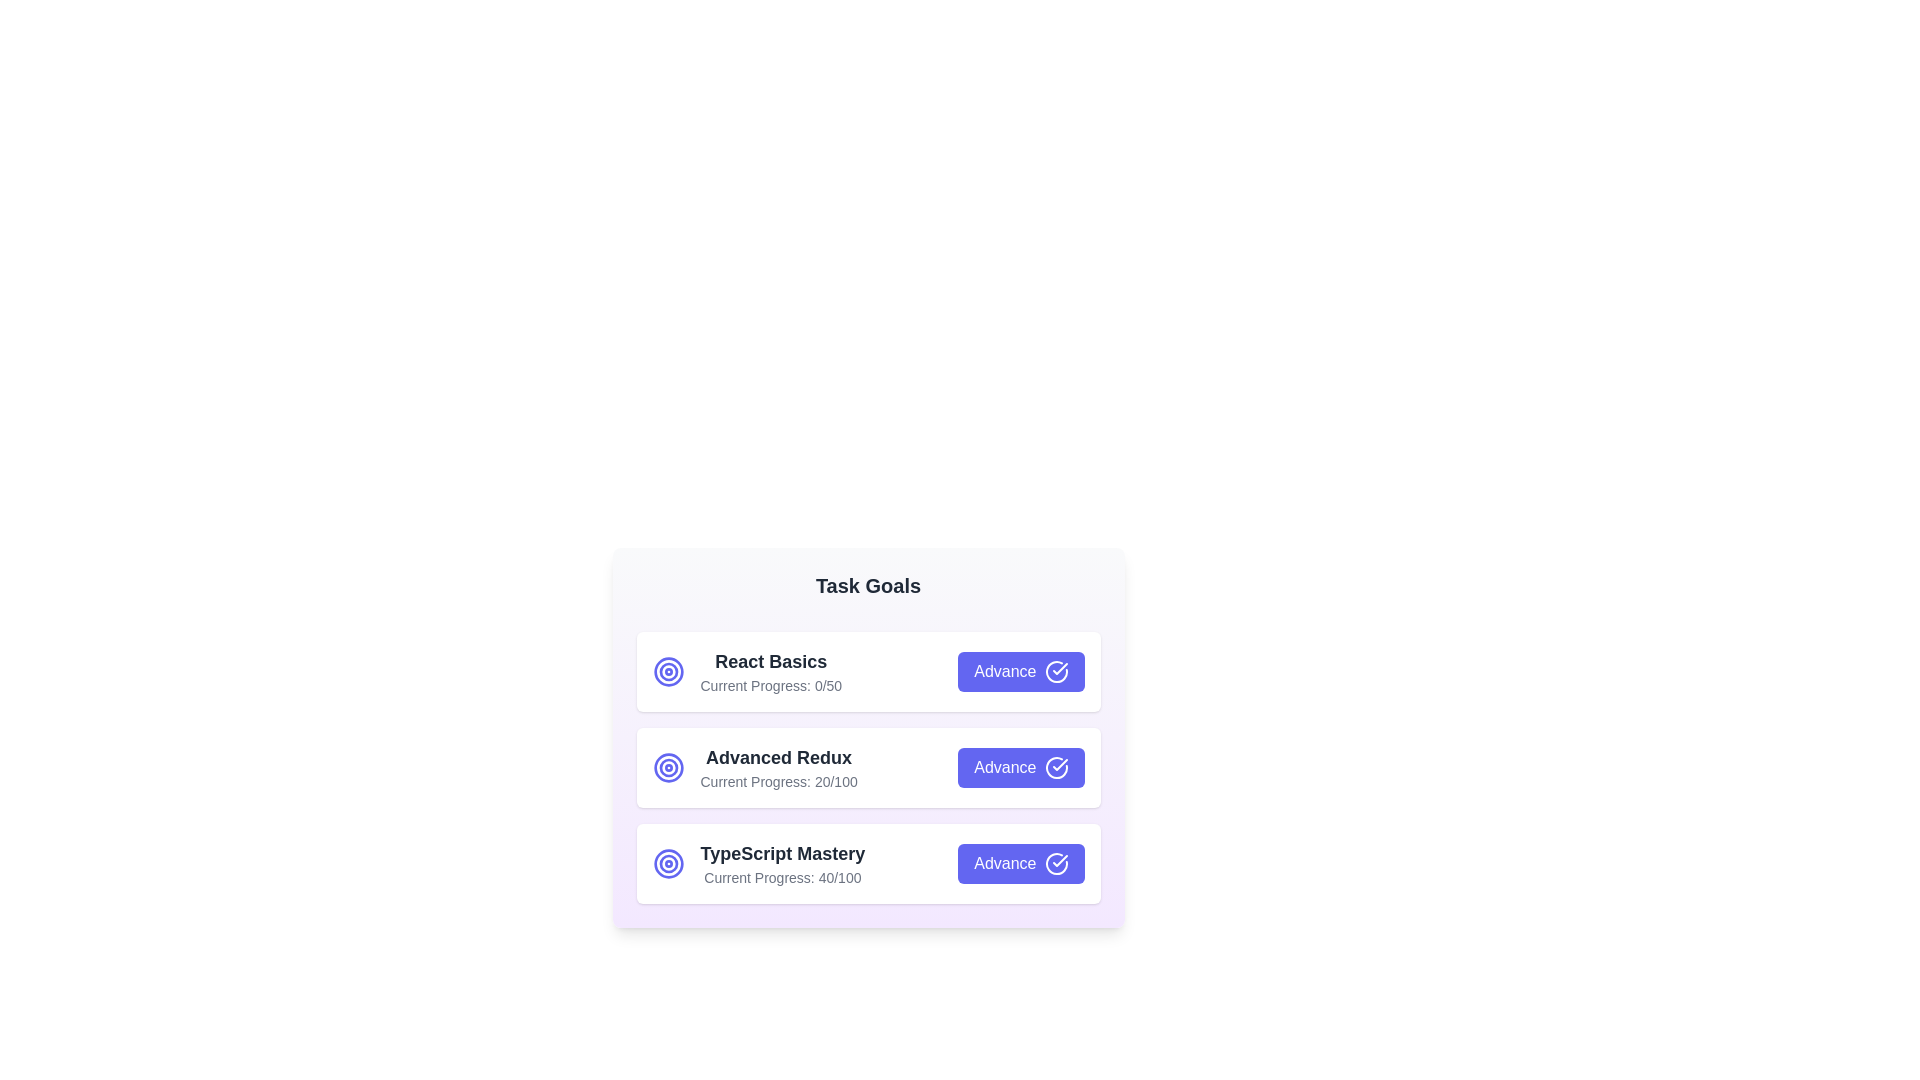 Image resolution: width=1920 pixels, height=1080 pixels. Describe the element at coordinates (668, 863) in the screenshot. I see `the target icon, which is a visual representation featuring concentric circles with a bullseye in the center, styled in indigo color, positioned to the left of the text 'TypeScript Mastery' and 'Current Progress: 40/100'` at that location.